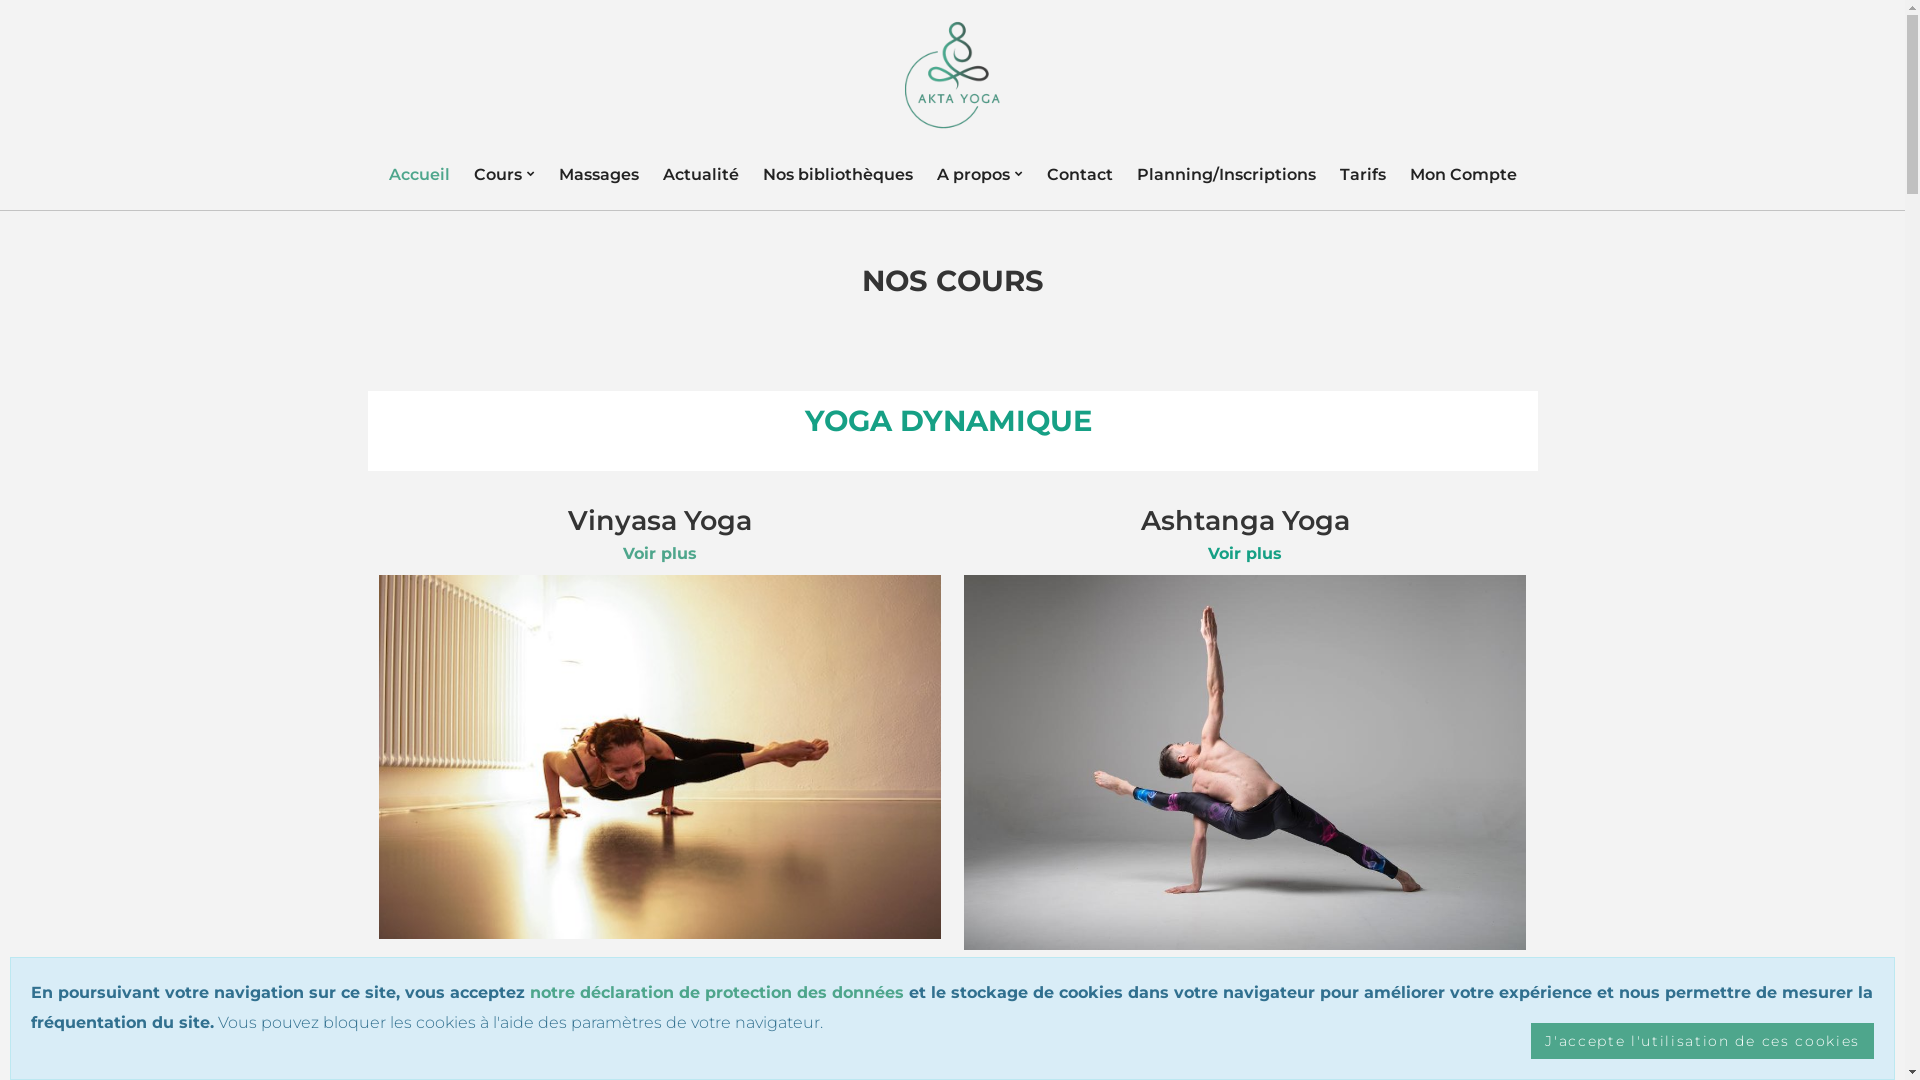  Describe the element at coordinates (504, 173) in the screenshot. I see `'Cours'` at that location.